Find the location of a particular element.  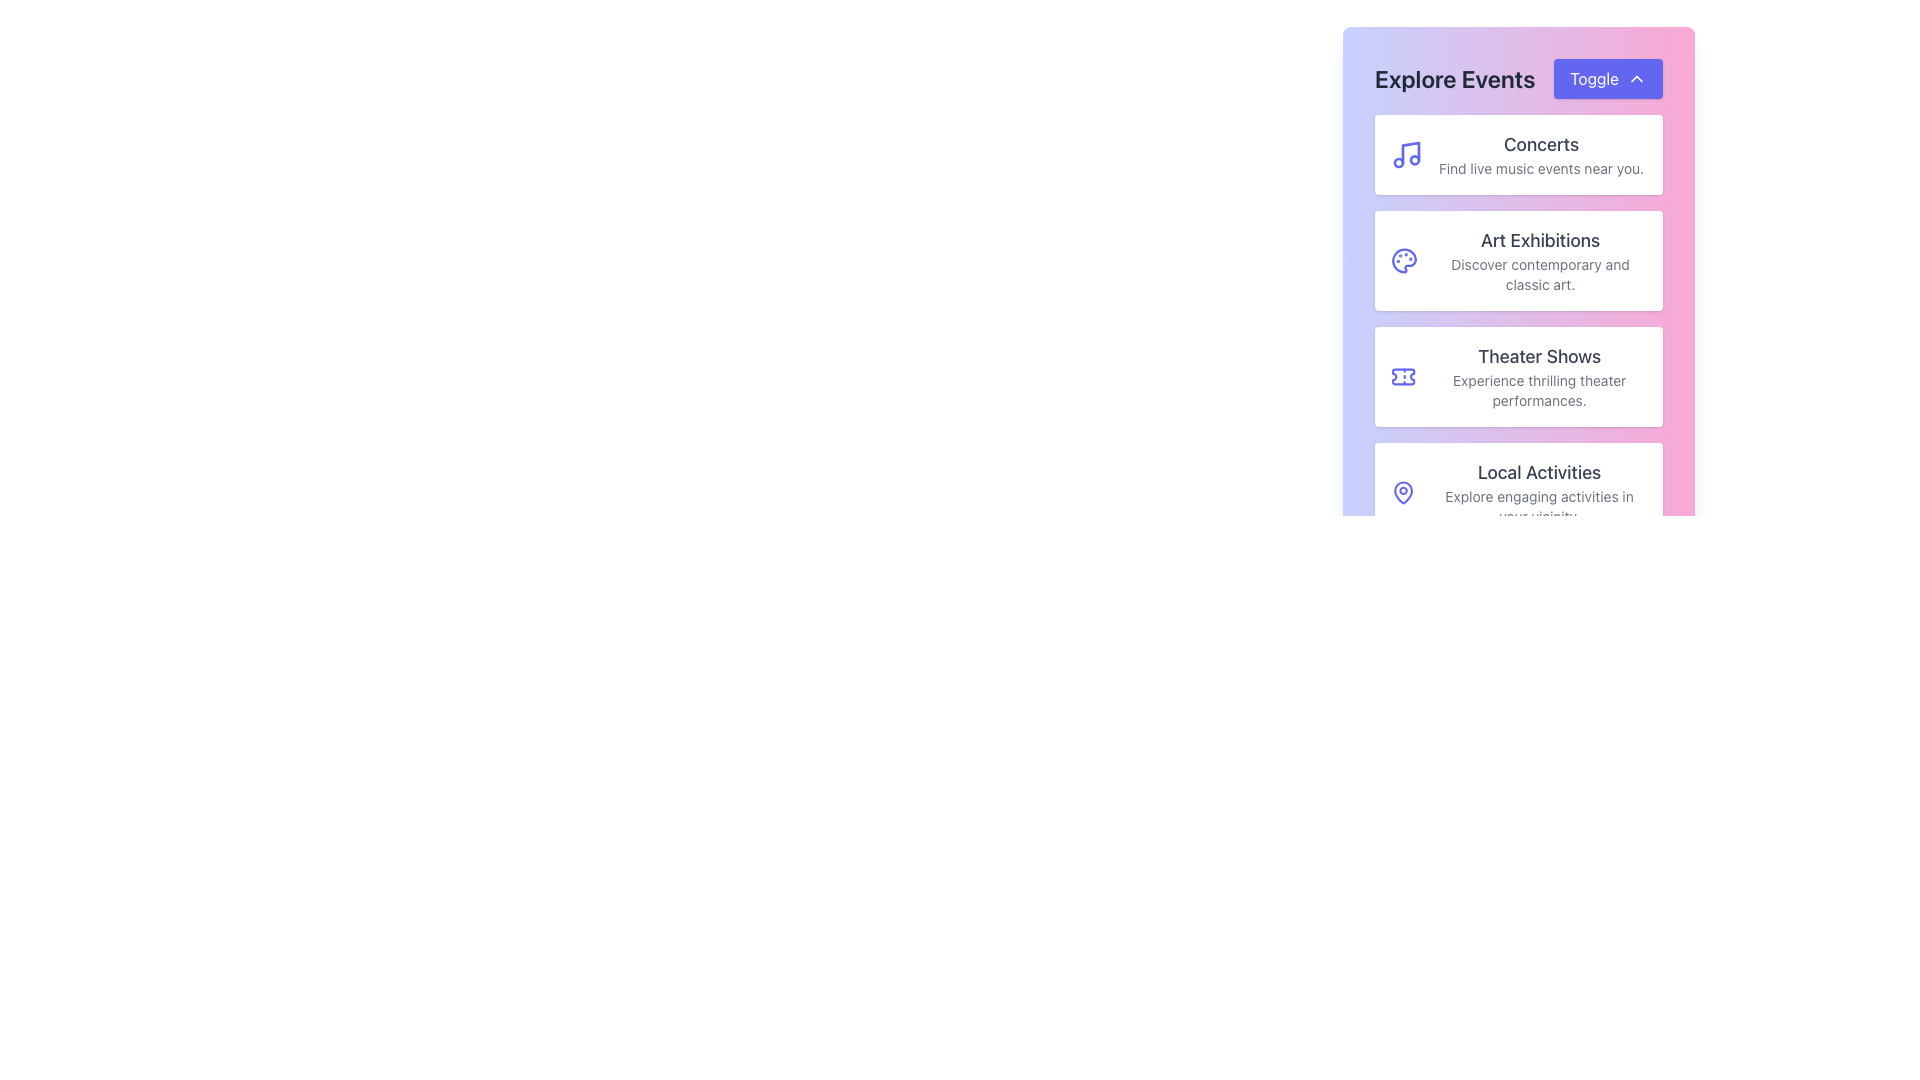

the indigo map pin icon located to the left of the 'Local Activities' text in the bottom-most section of the main content group is located at coordinates (1402, 493).